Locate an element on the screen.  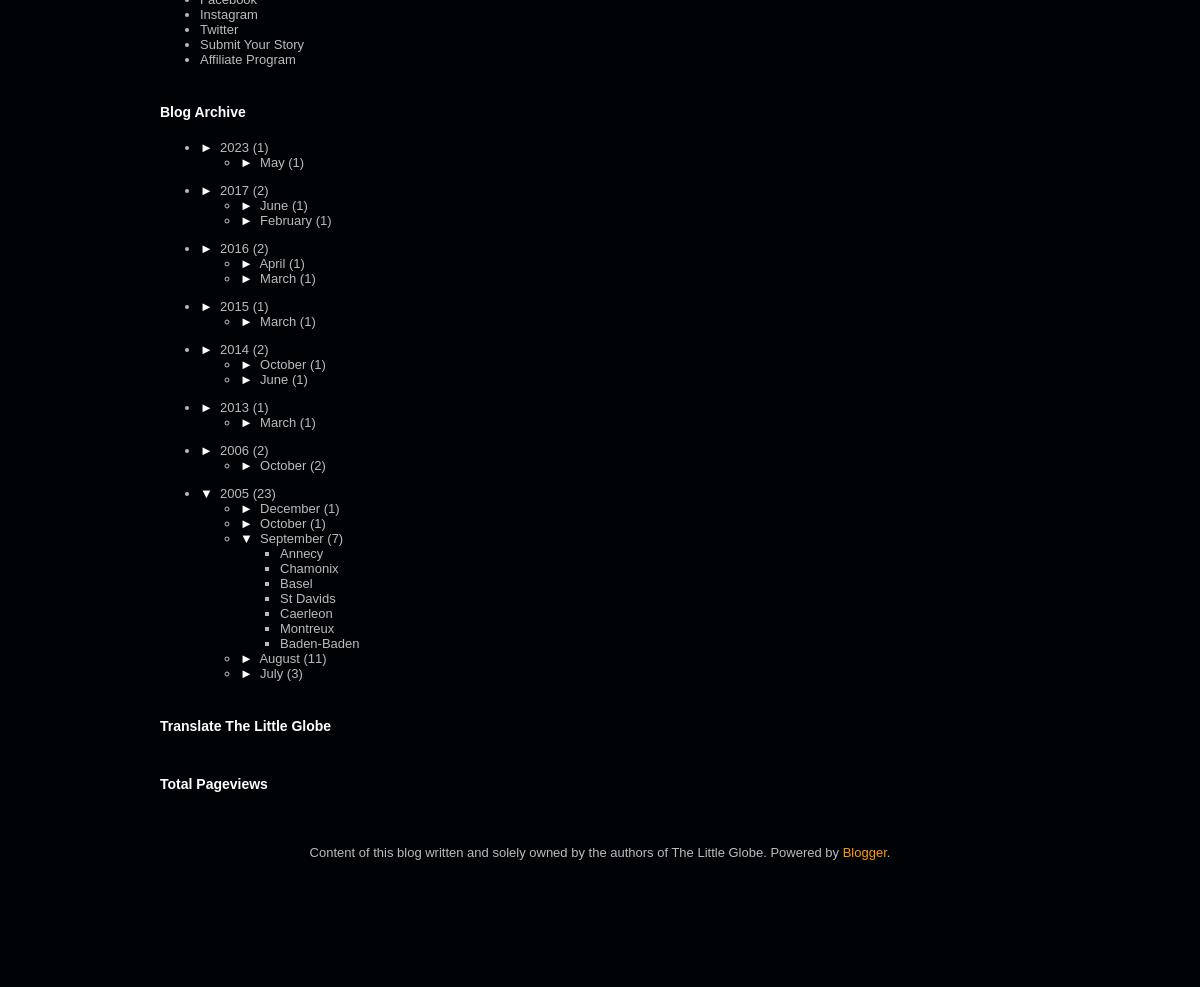
'(11)' is located at coordinates (314, 657).